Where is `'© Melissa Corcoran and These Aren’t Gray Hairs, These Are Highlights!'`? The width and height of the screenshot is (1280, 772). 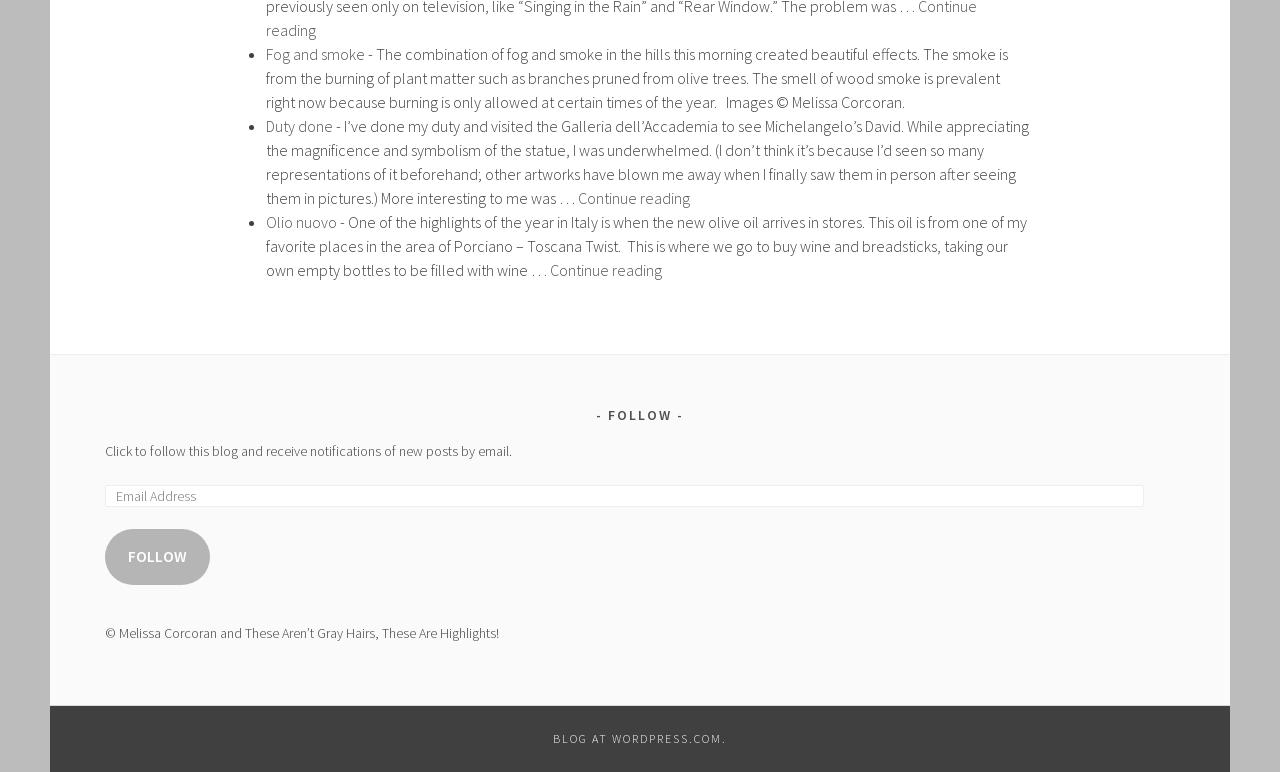 '© Melissa Corcoran and These Aren’t Gray Hairs, These Are Highlights!' is located at coordinates (300, 631).